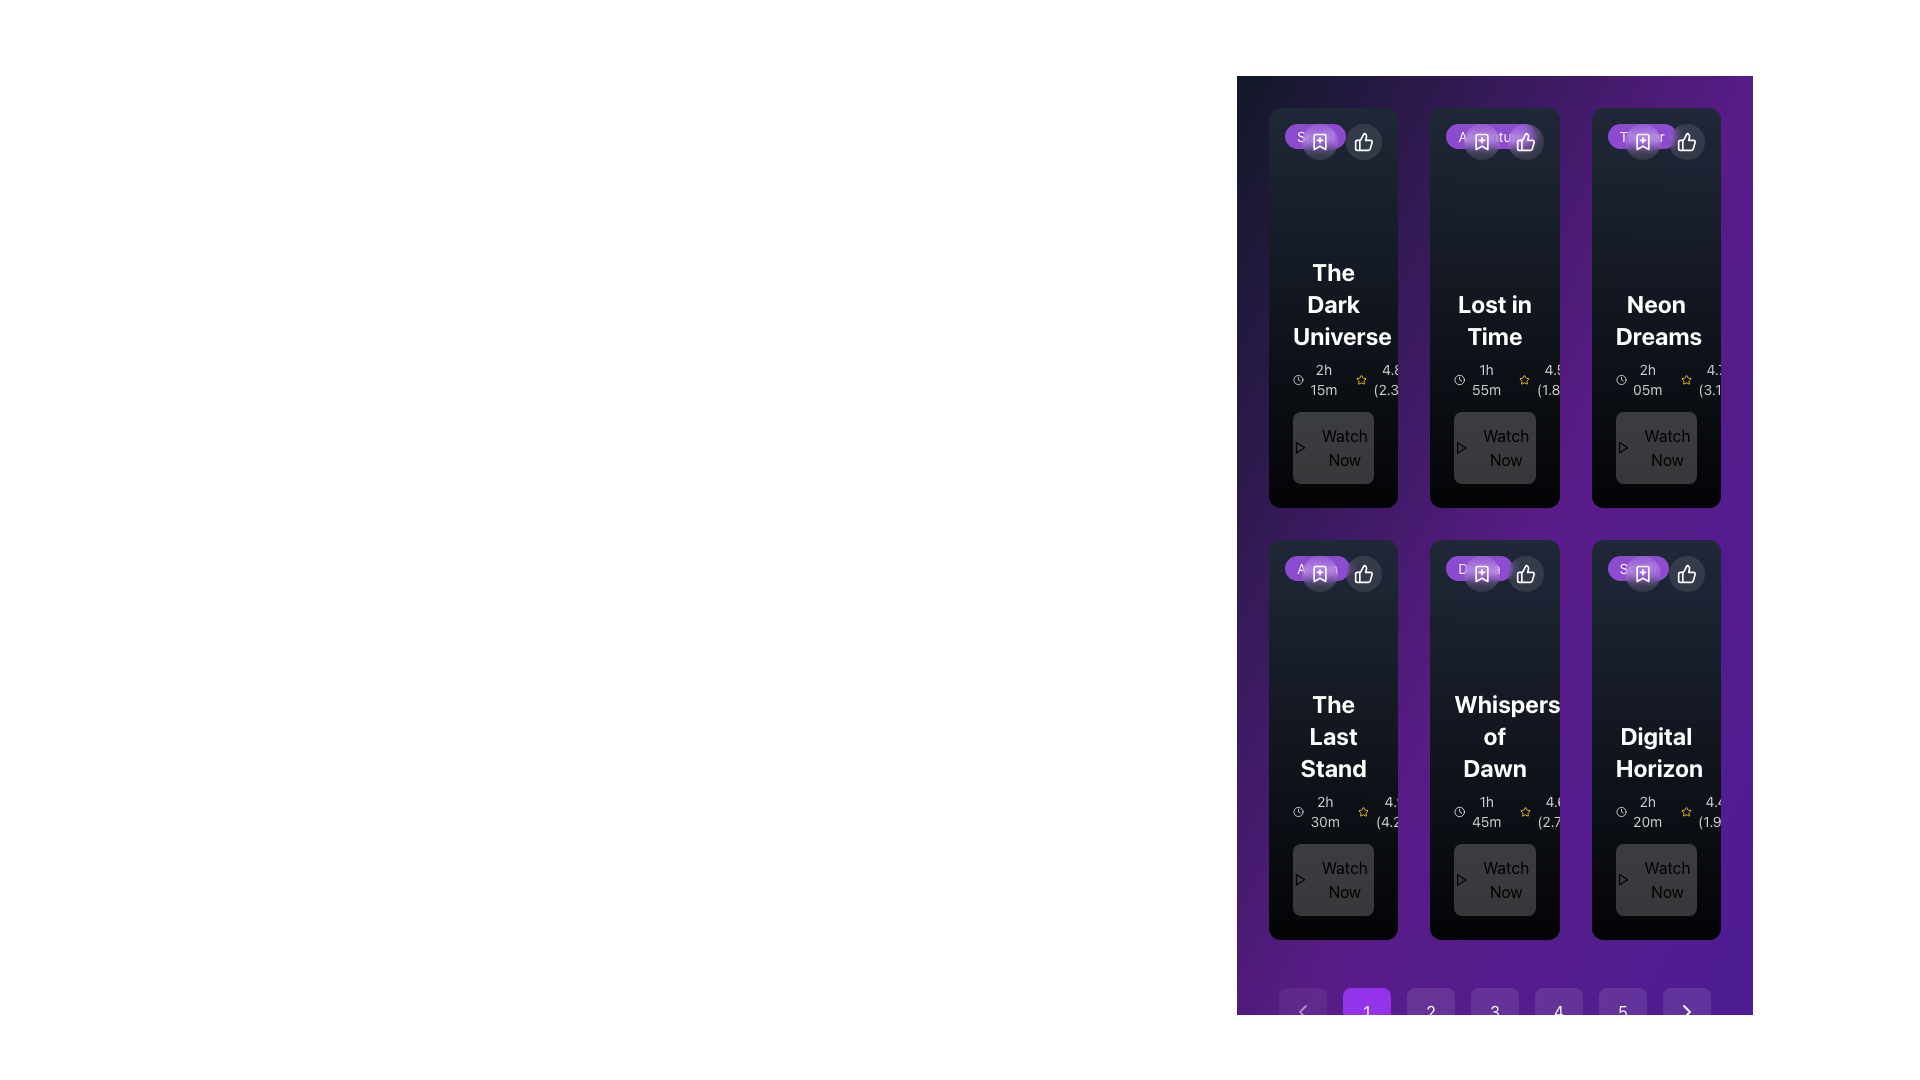 The width and height of the screenshot is (1920, 1080). I want to click on the icon button located at the top right of the 'Digital Horizon' card in the second row to mark it as favorite or saved, so click(1642, 574).